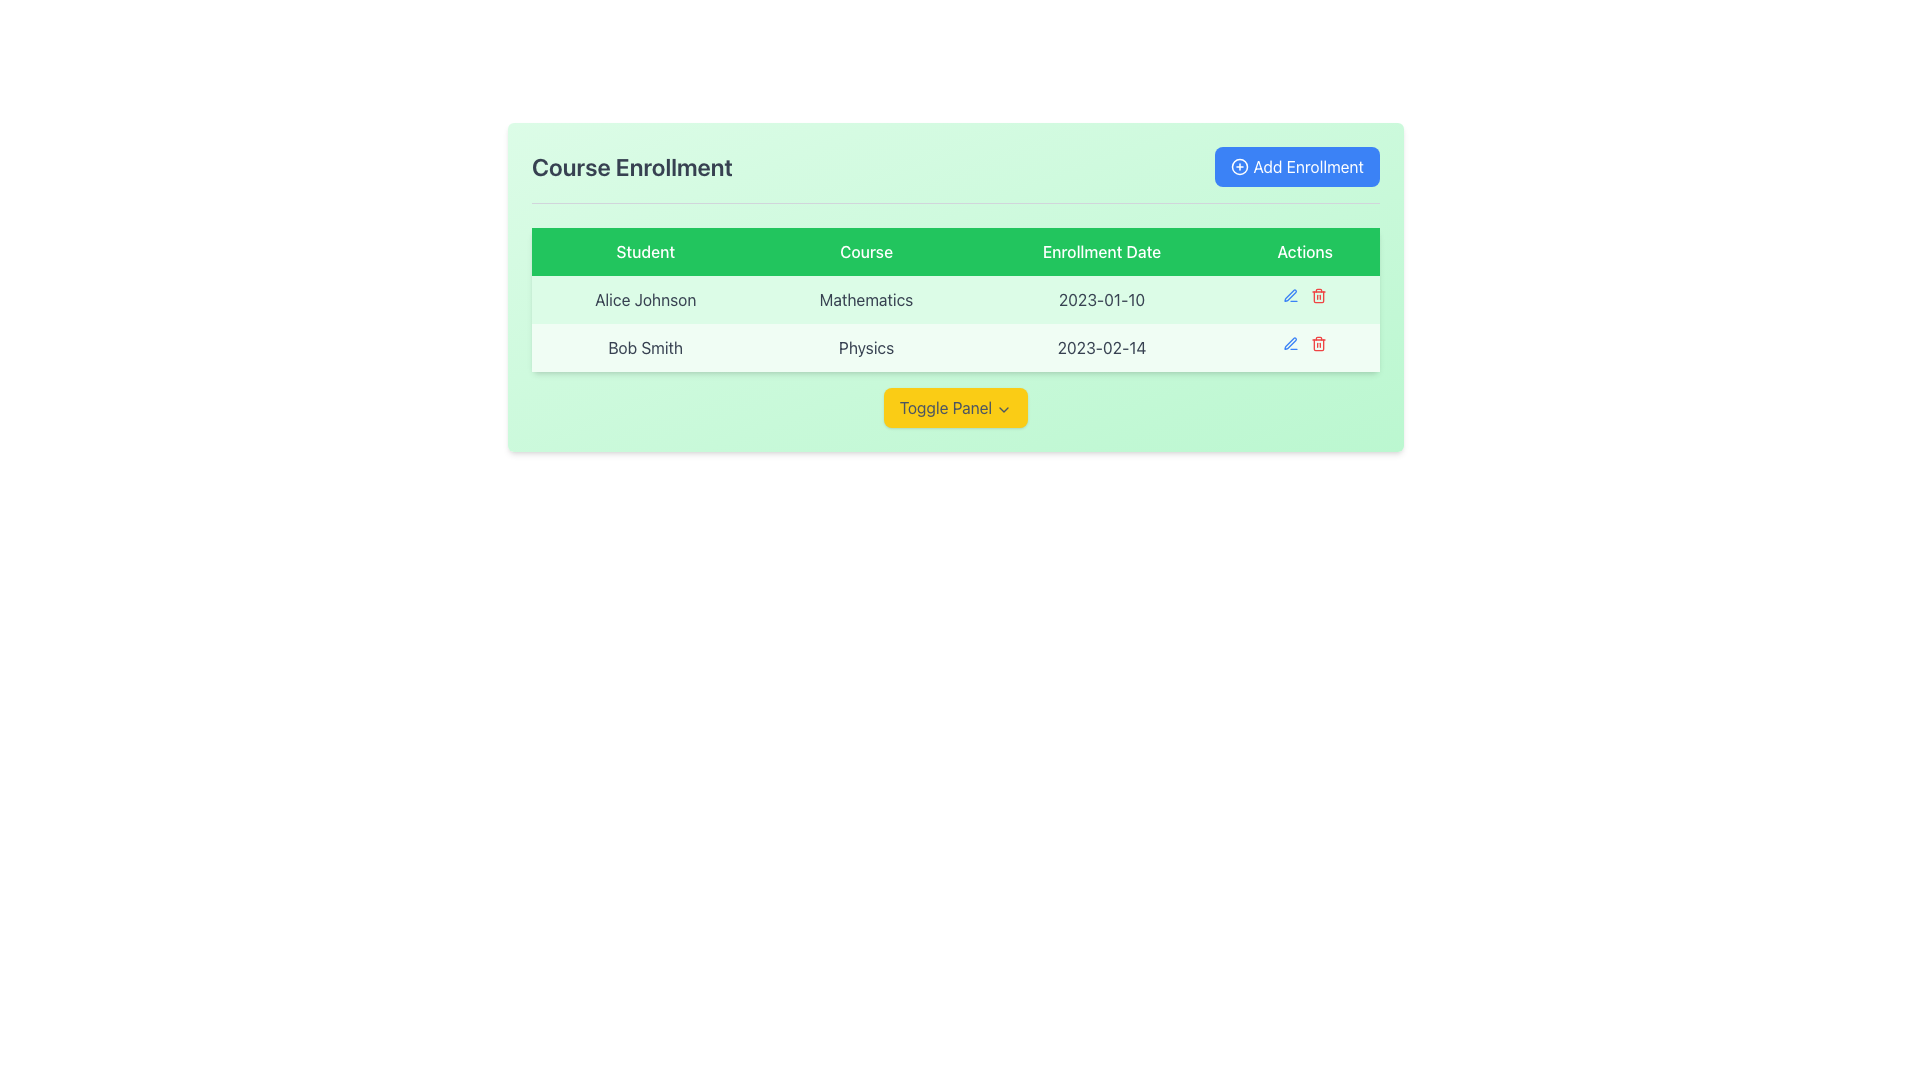  I want to click on the informational Text label representing the course subject for the associated student located in the second cell of the first data row under the 'Course' heading, so click(866, 300).